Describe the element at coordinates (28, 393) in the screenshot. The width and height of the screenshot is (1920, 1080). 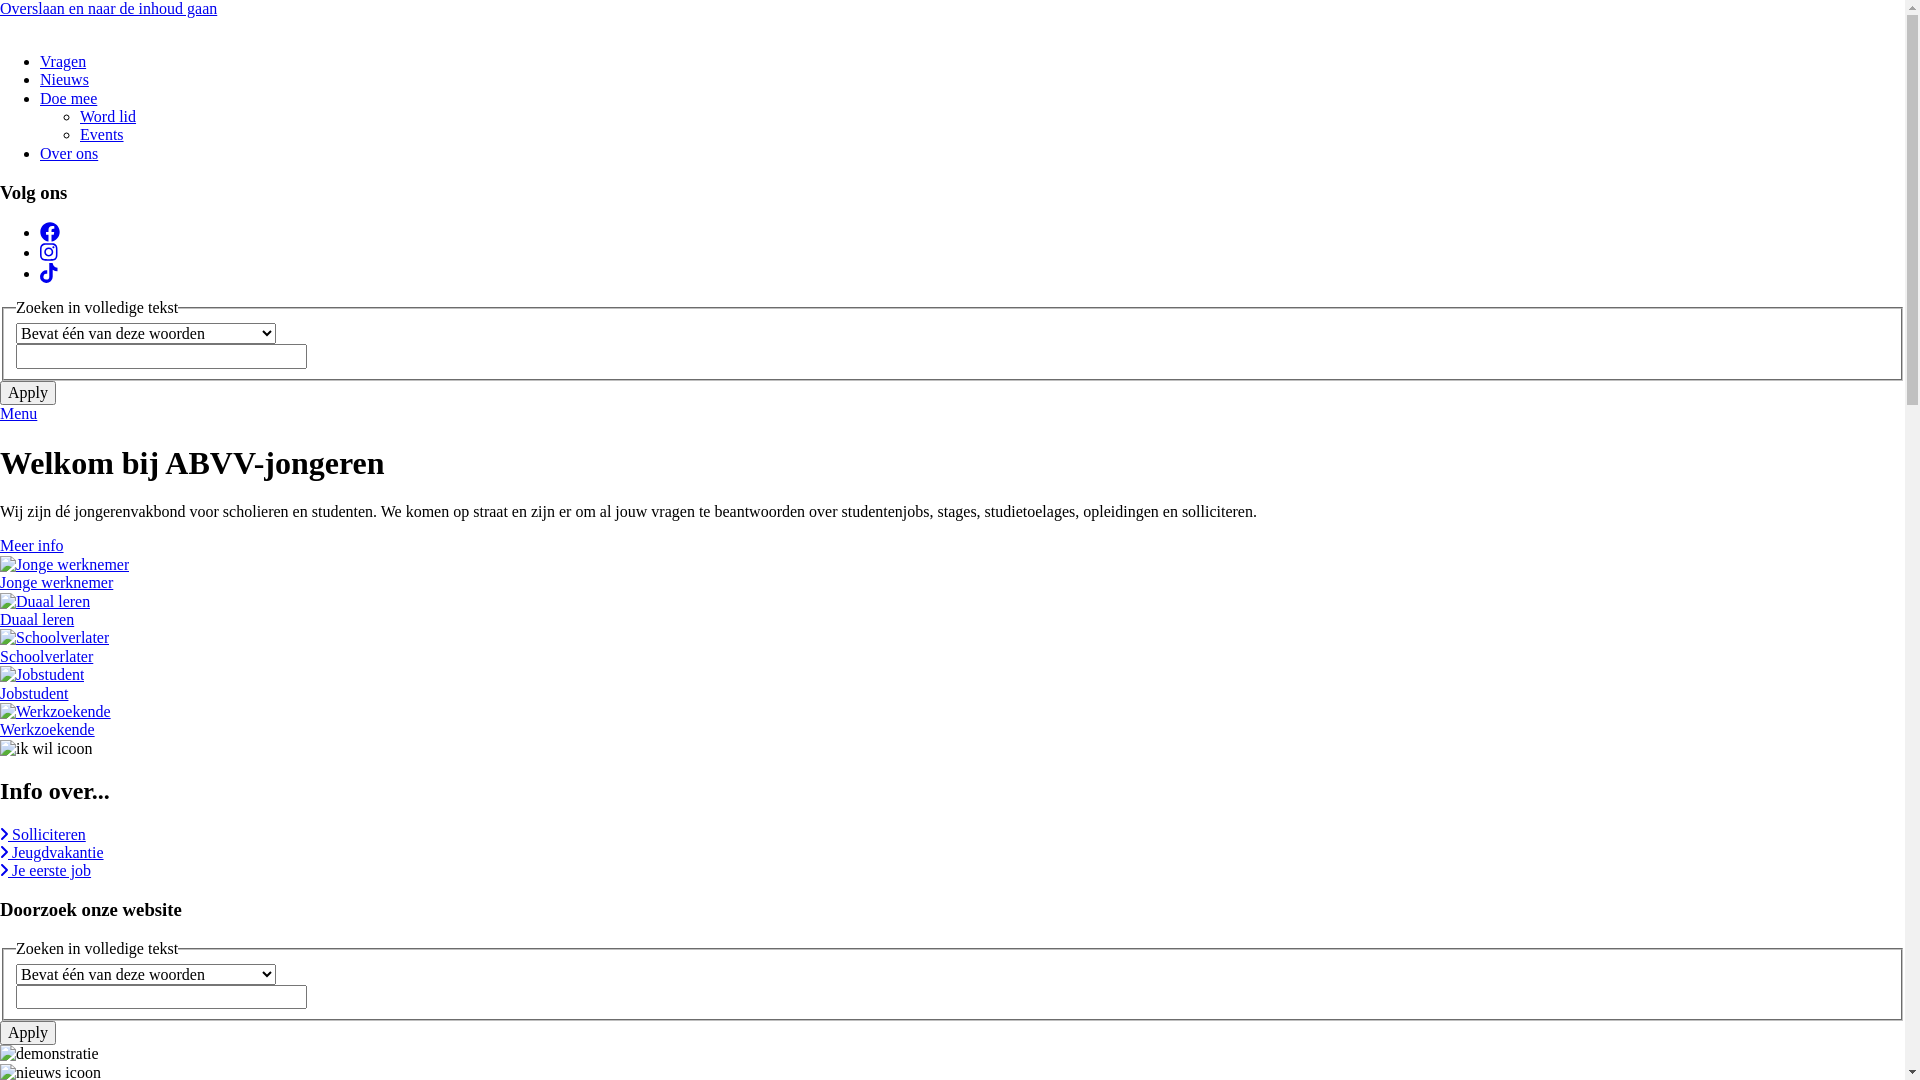
I see `'Apply'` at that location.